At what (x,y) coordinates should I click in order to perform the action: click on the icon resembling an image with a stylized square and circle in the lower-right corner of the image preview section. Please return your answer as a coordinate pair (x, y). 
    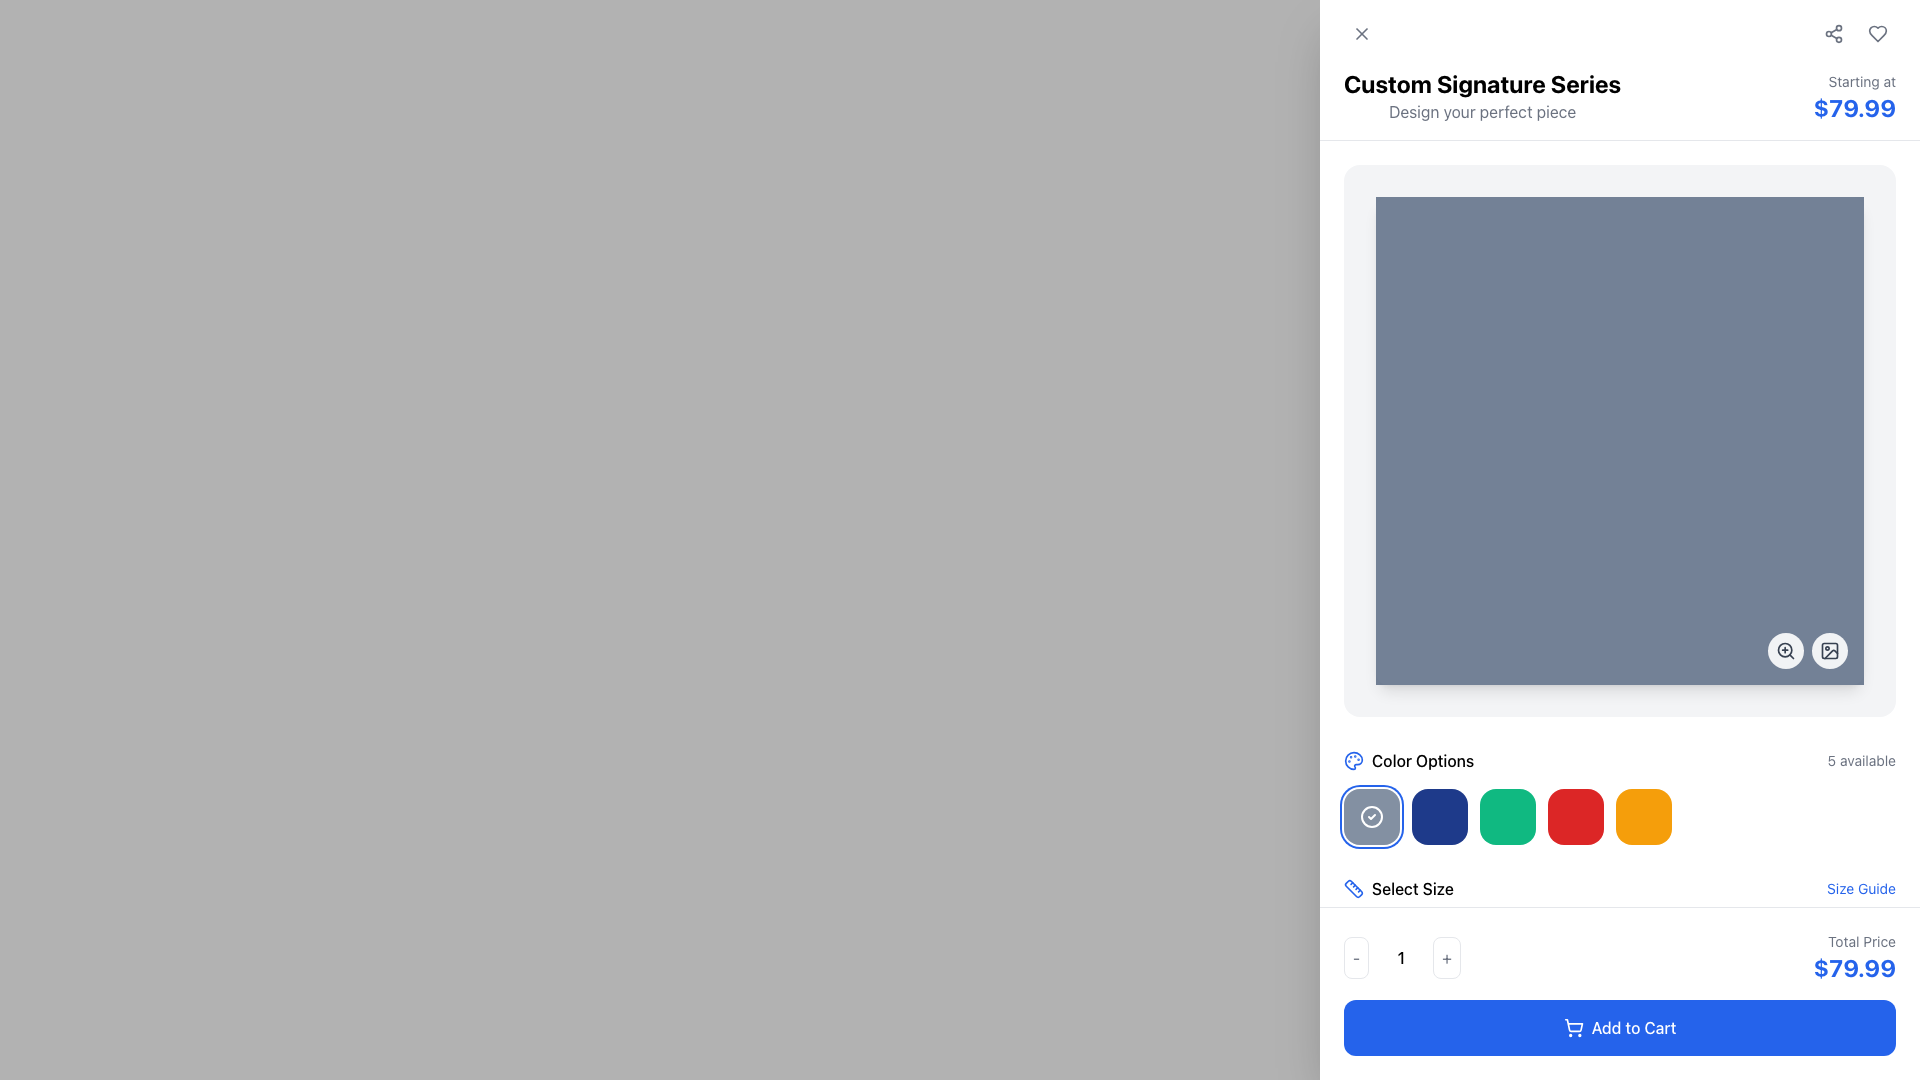
    Looking at the image, I should click on (1829, 651).